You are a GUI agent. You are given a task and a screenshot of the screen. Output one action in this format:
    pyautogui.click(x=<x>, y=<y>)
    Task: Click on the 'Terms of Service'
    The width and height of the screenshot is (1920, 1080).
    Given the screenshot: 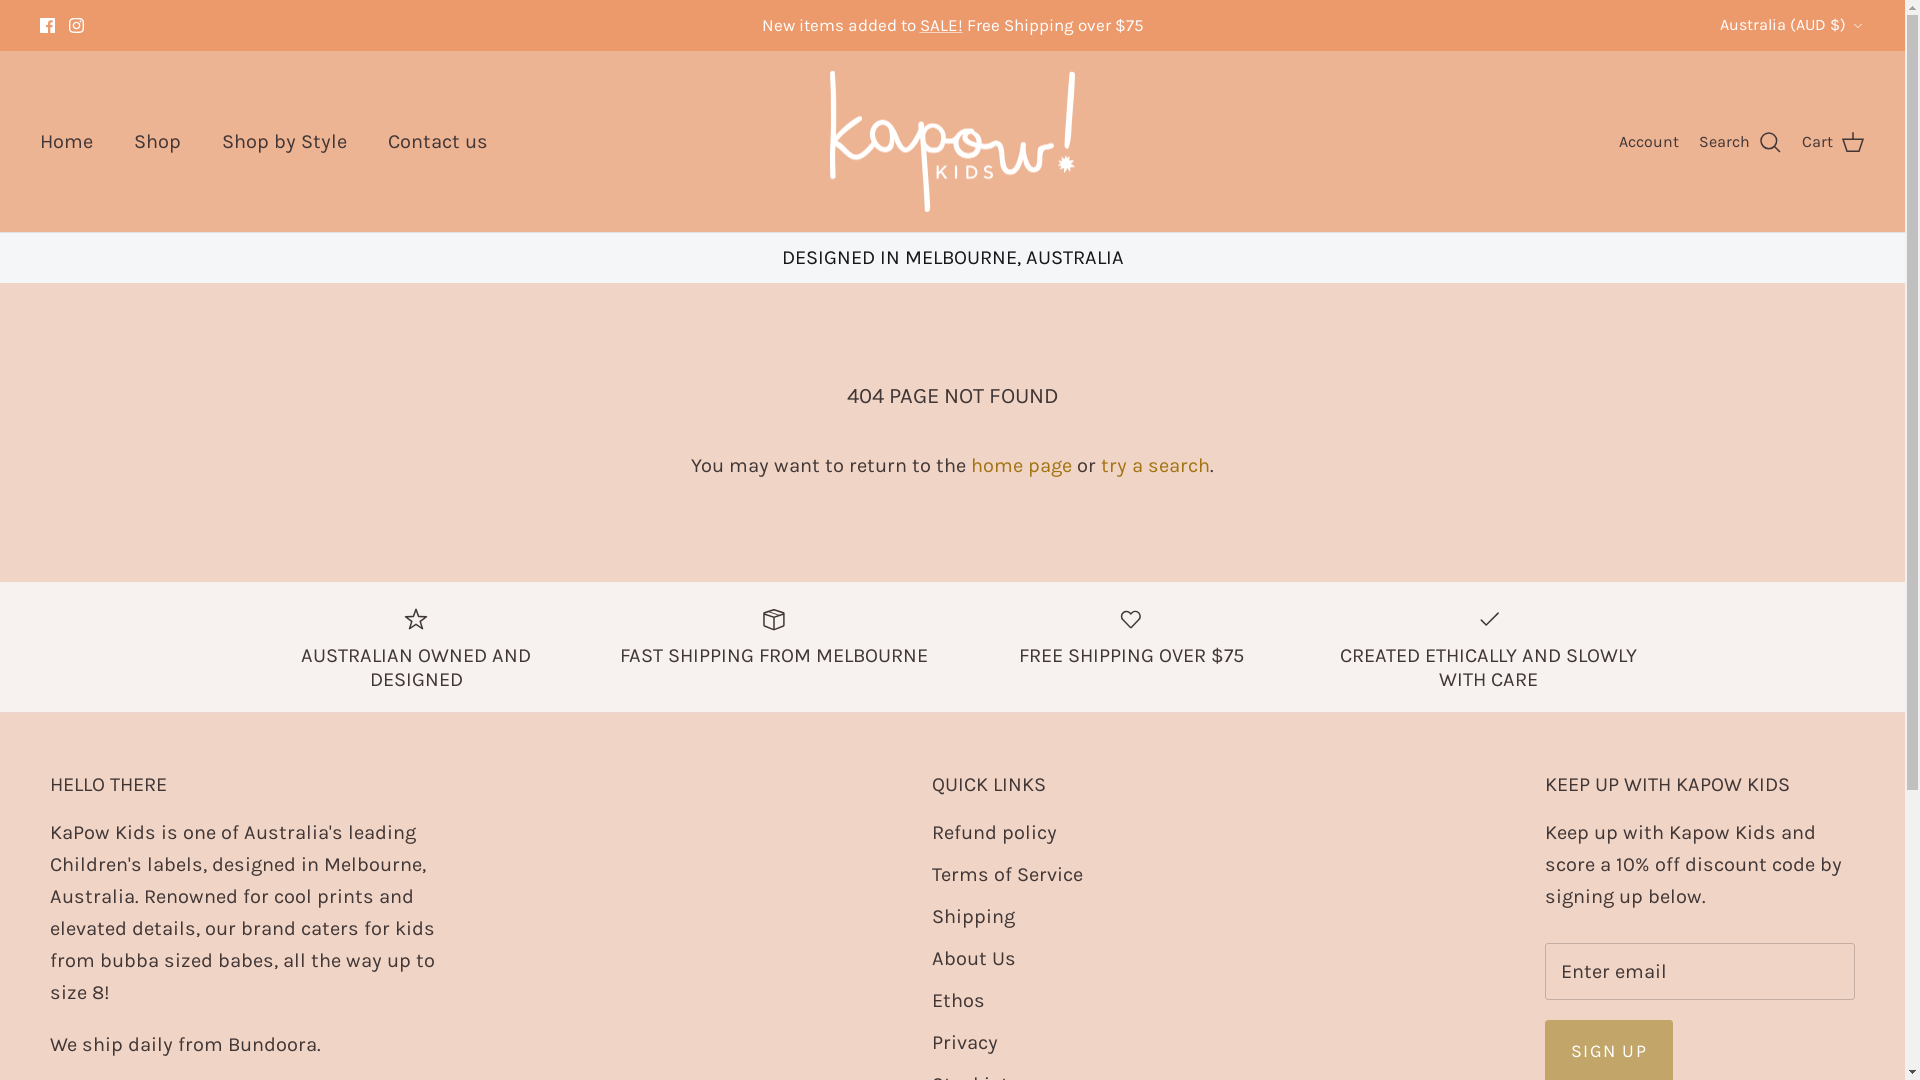 What is the action you would take?
    pyautogui.click(x=930, y=873)
    